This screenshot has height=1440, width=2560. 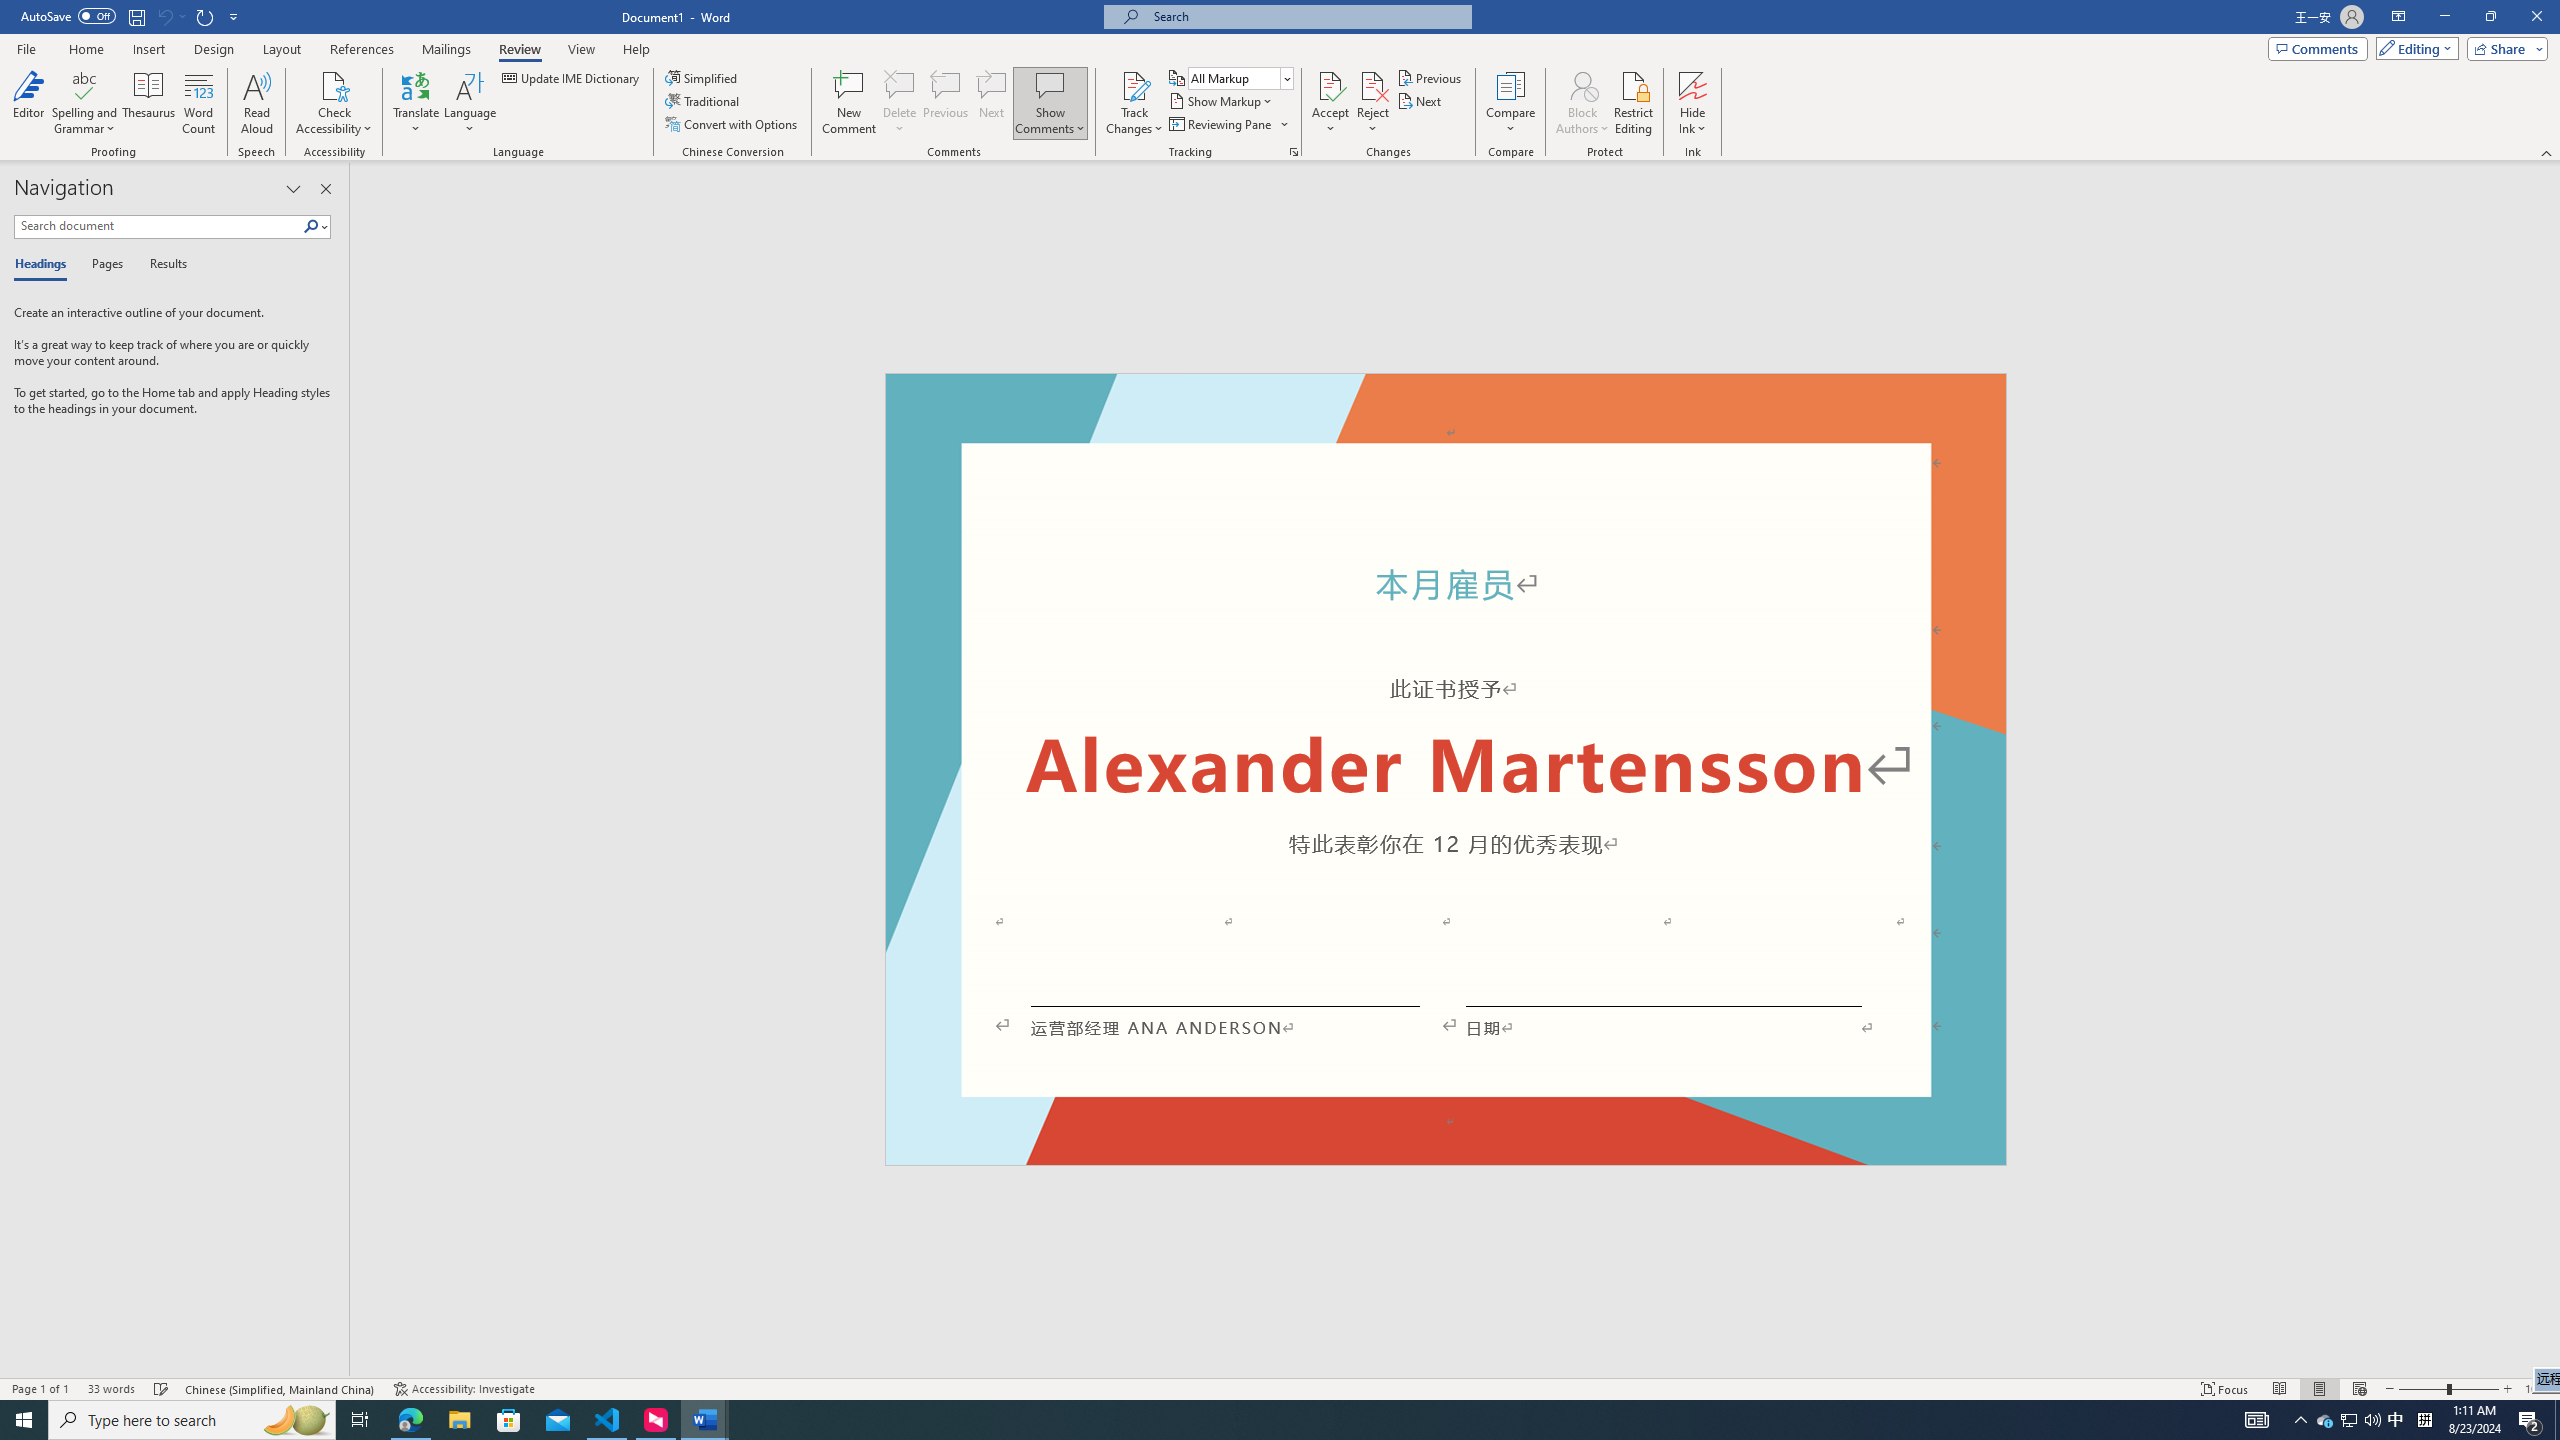 What do you see at coordinates (1133, 84) in the screenshot?
I see `'Track Changes'` at bounding box center [1133, 84].